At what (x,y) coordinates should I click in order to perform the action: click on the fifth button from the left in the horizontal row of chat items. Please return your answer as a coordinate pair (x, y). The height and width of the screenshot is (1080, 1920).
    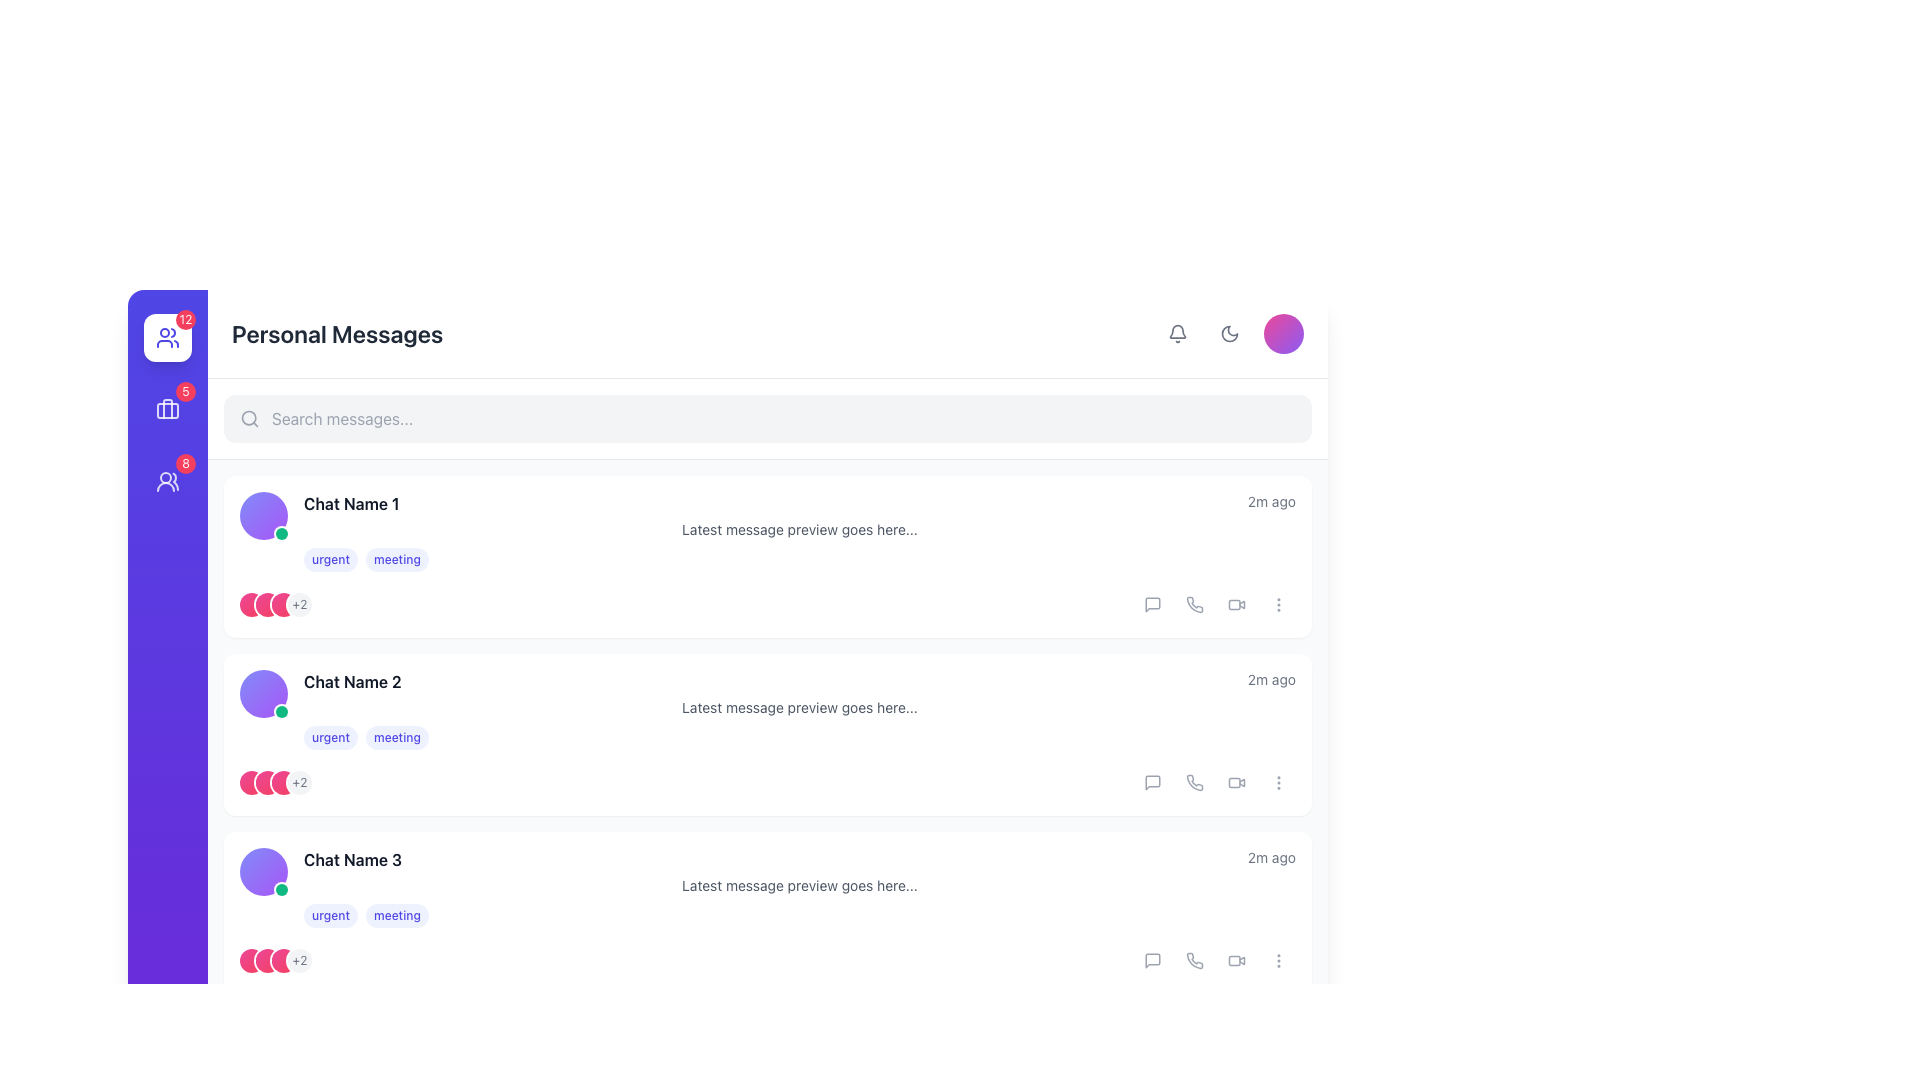
    Looking at the image, I should click on (1277, 959).